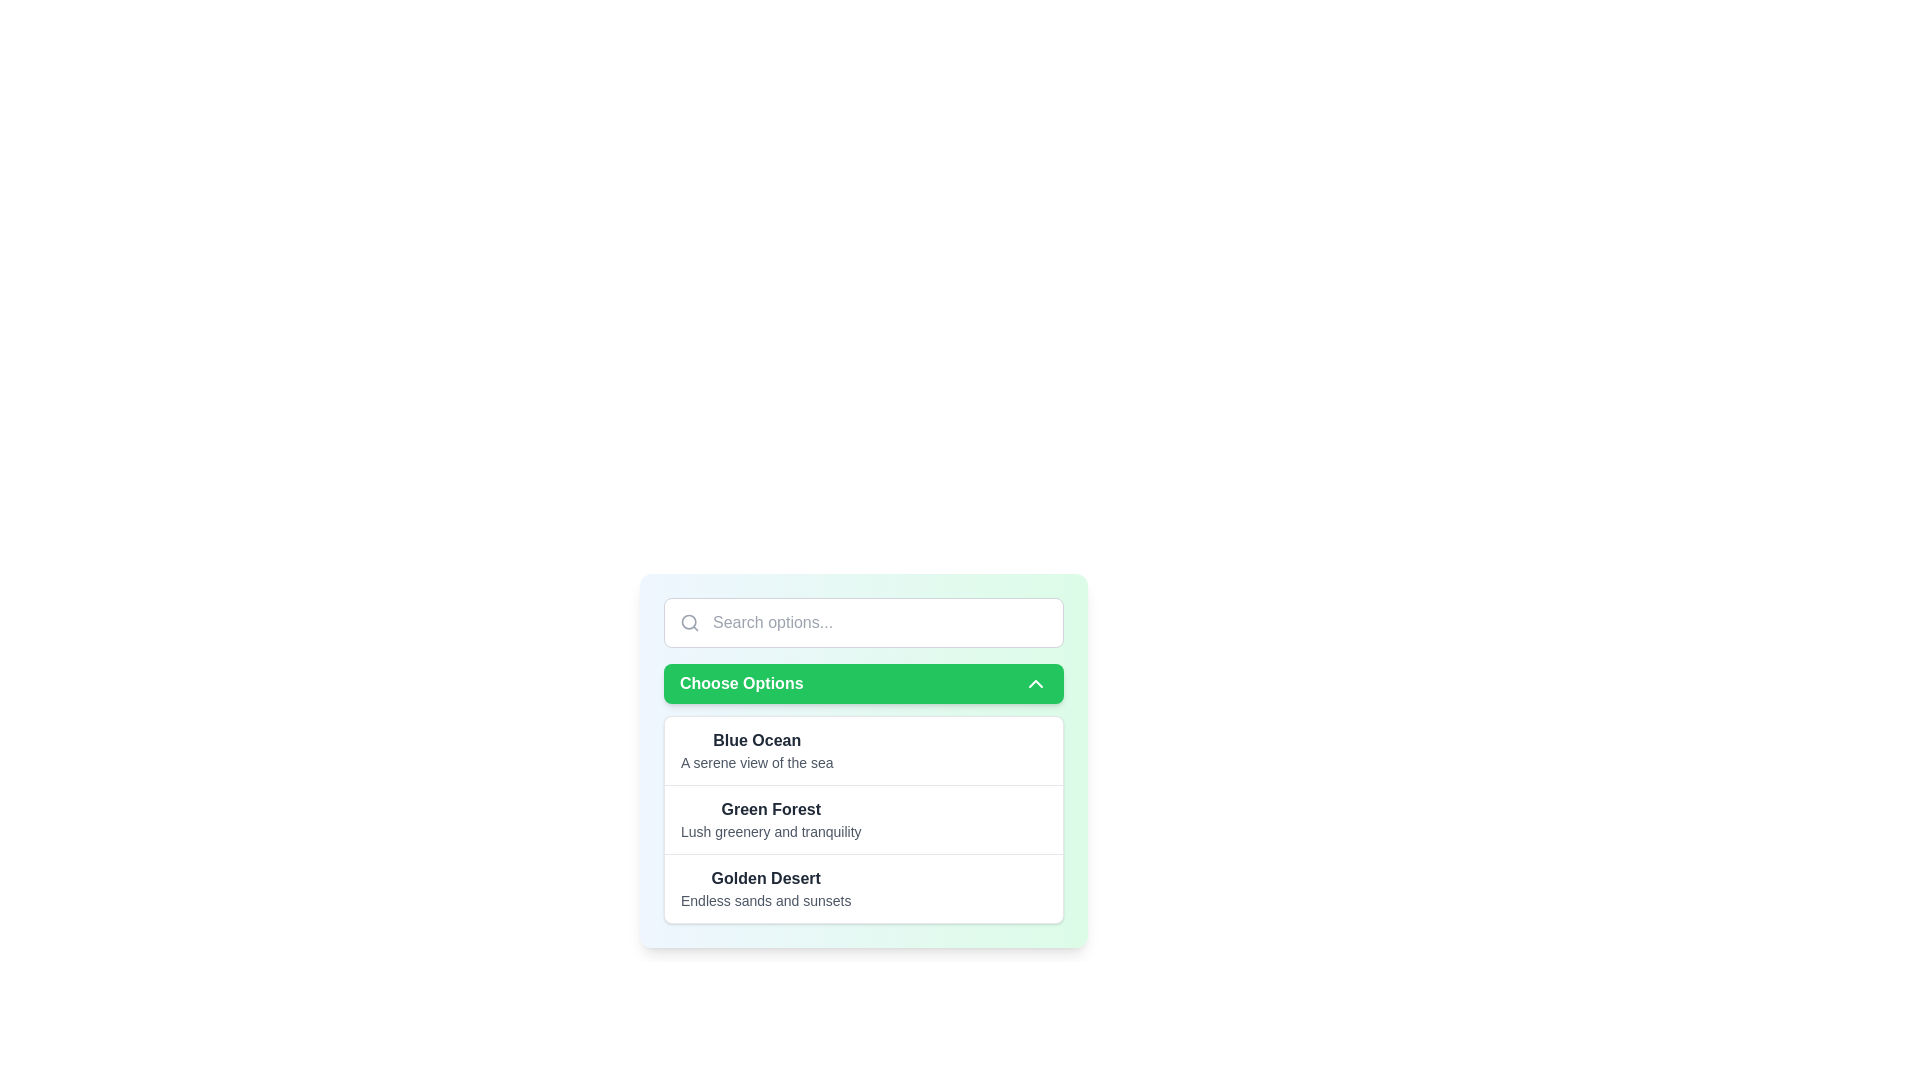 The image size is (1920, 1080). What do you see at coordinates (756, 740) in the screenshot?
I see `the text label for the 'Blue Ocean' option in the dropdown menu` at bounding box center [756, 740].